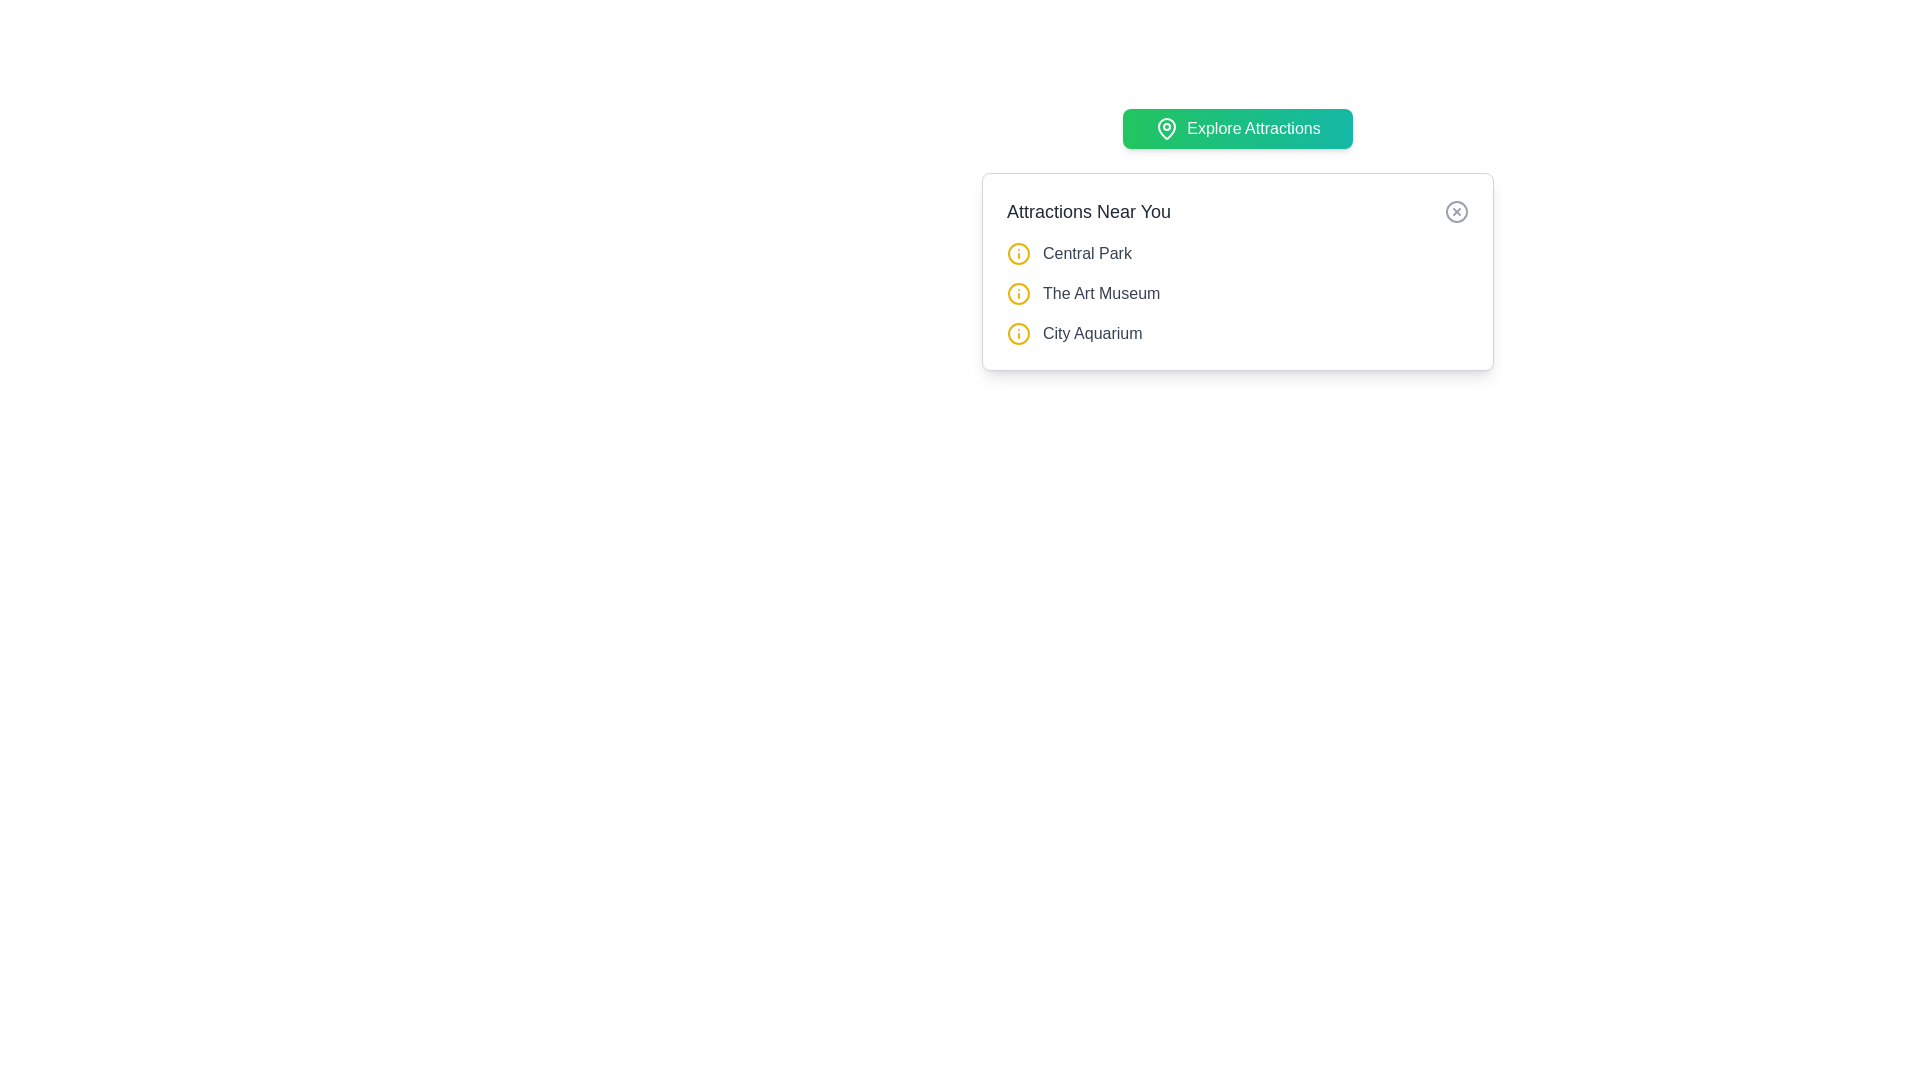 This screenshot has width=1920, height=1080. What do you see at coordinates (1018, 293) in the screenshot?
I see `the circular yellow informational icon located to the left of the 'The Art Museum' text label` at bounding box center [1018, 293].